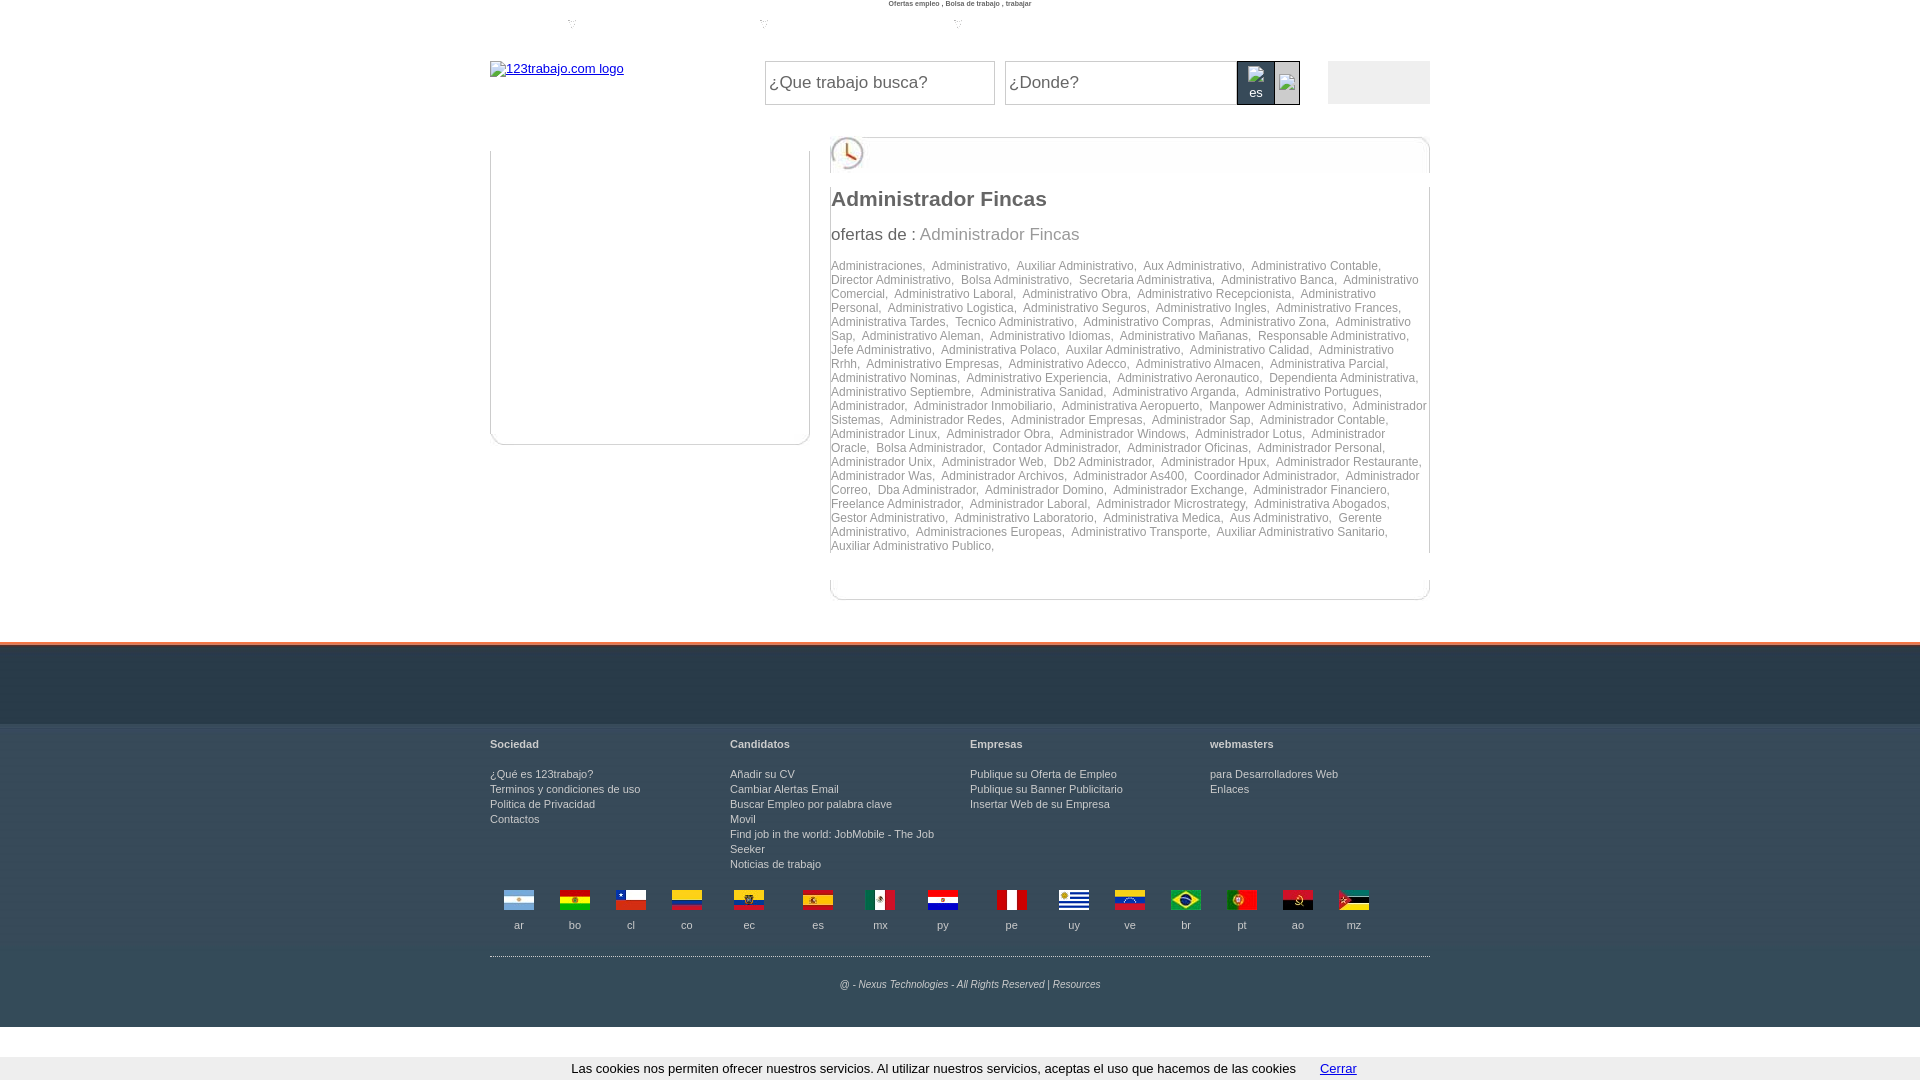 This screenshot has height=1080, width=1920. I want to click on 'Administrador Microstrategy, ', so click(1175, 503).